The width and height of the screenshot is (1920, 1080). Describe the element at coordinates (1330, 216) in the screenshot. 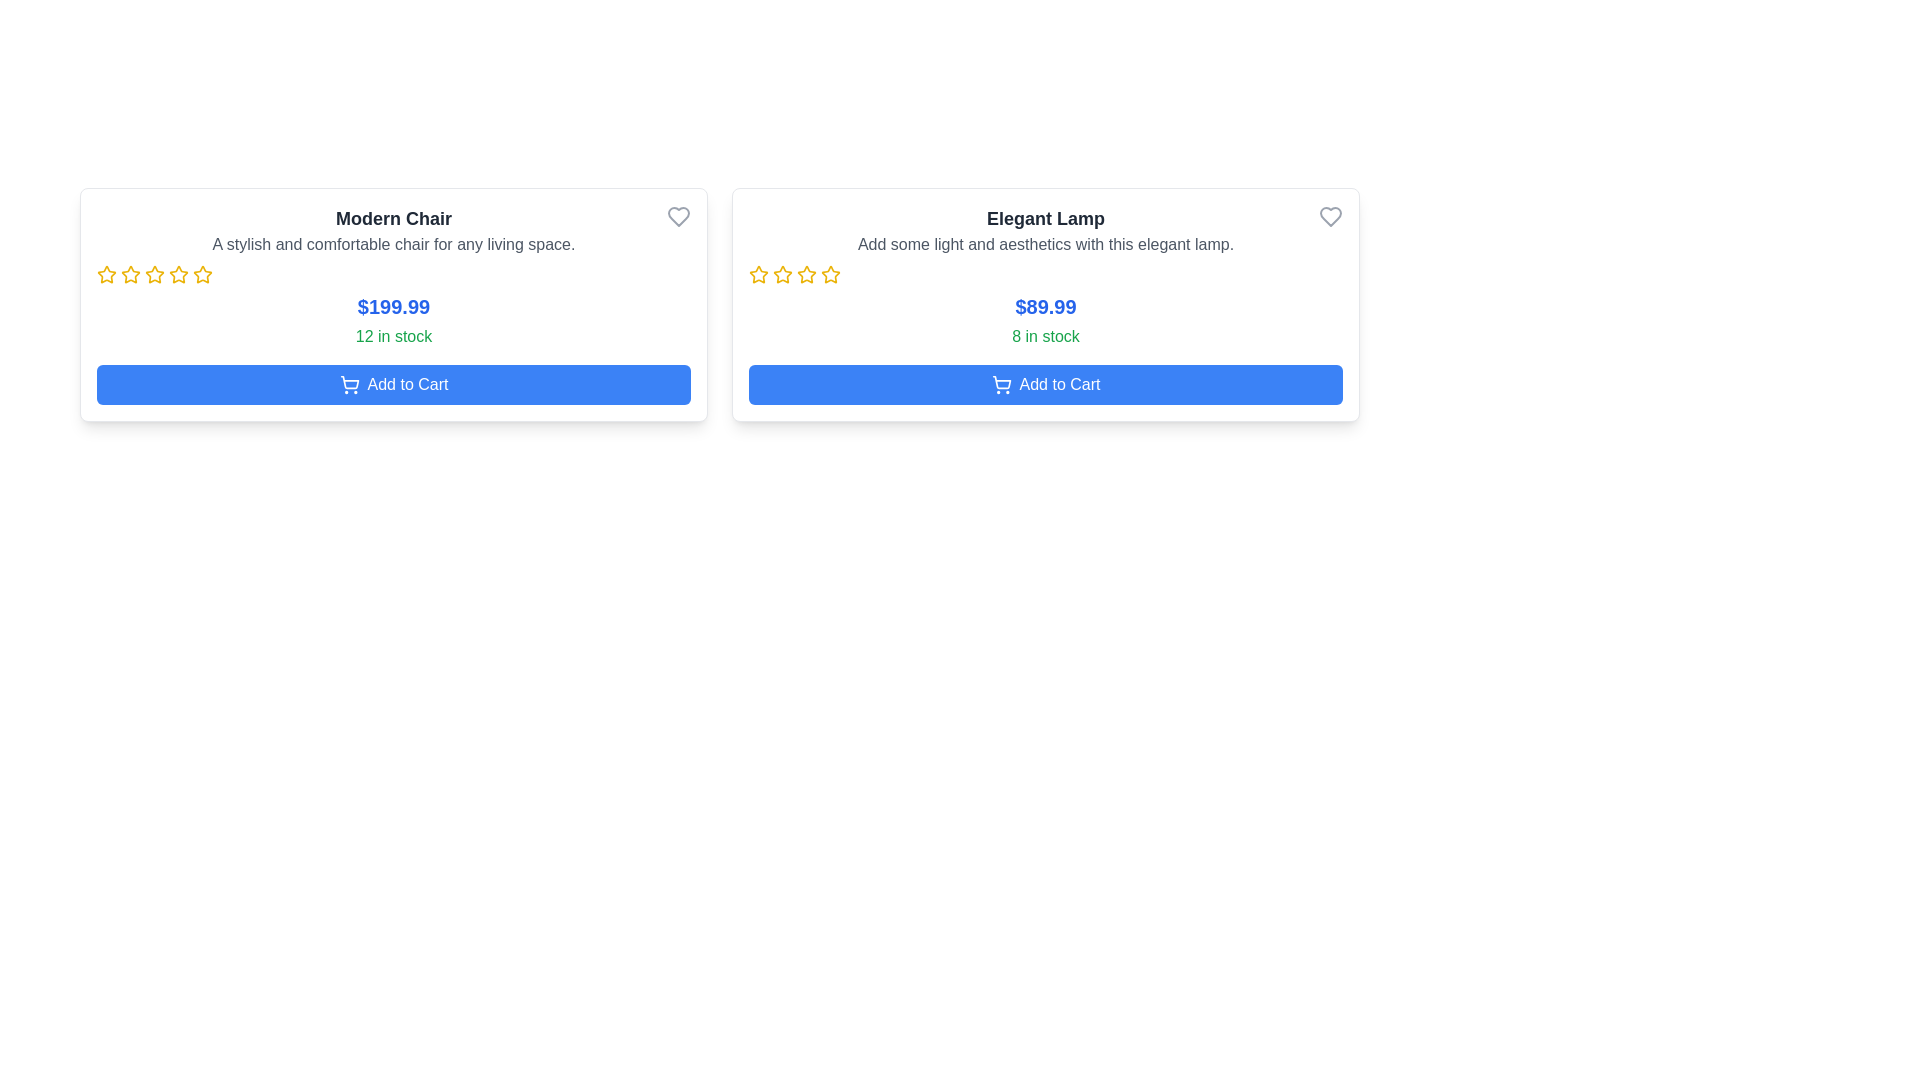

I see `the heart-shaped icon in the top-right corner of the 'Elegant Lamp' card` at that location.